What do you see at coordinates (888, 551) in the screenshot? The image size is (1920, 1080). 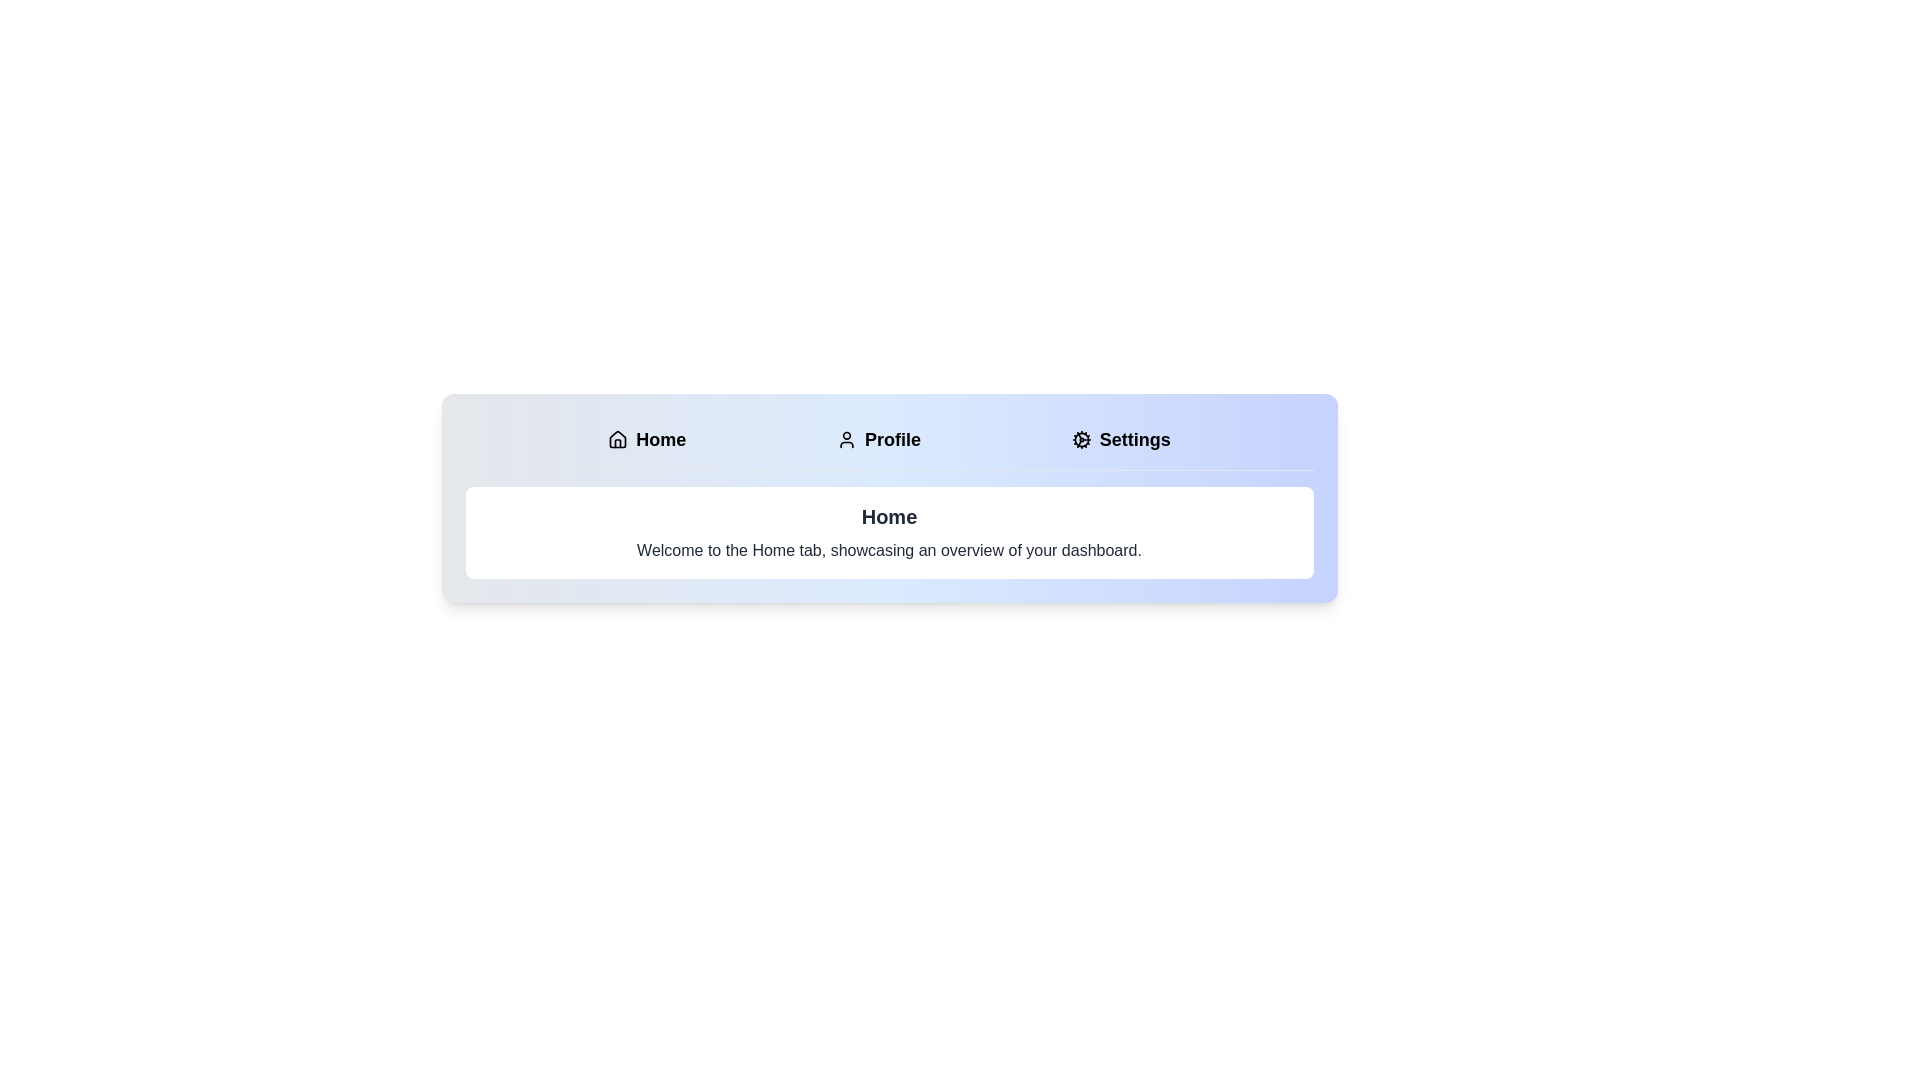 I see `the text label that states 'Welcome to the Home tab, showcasing an overview of your dashboard.' positioned below the 'Home' heading inside a rounded box` at bounding box center [888, 551].